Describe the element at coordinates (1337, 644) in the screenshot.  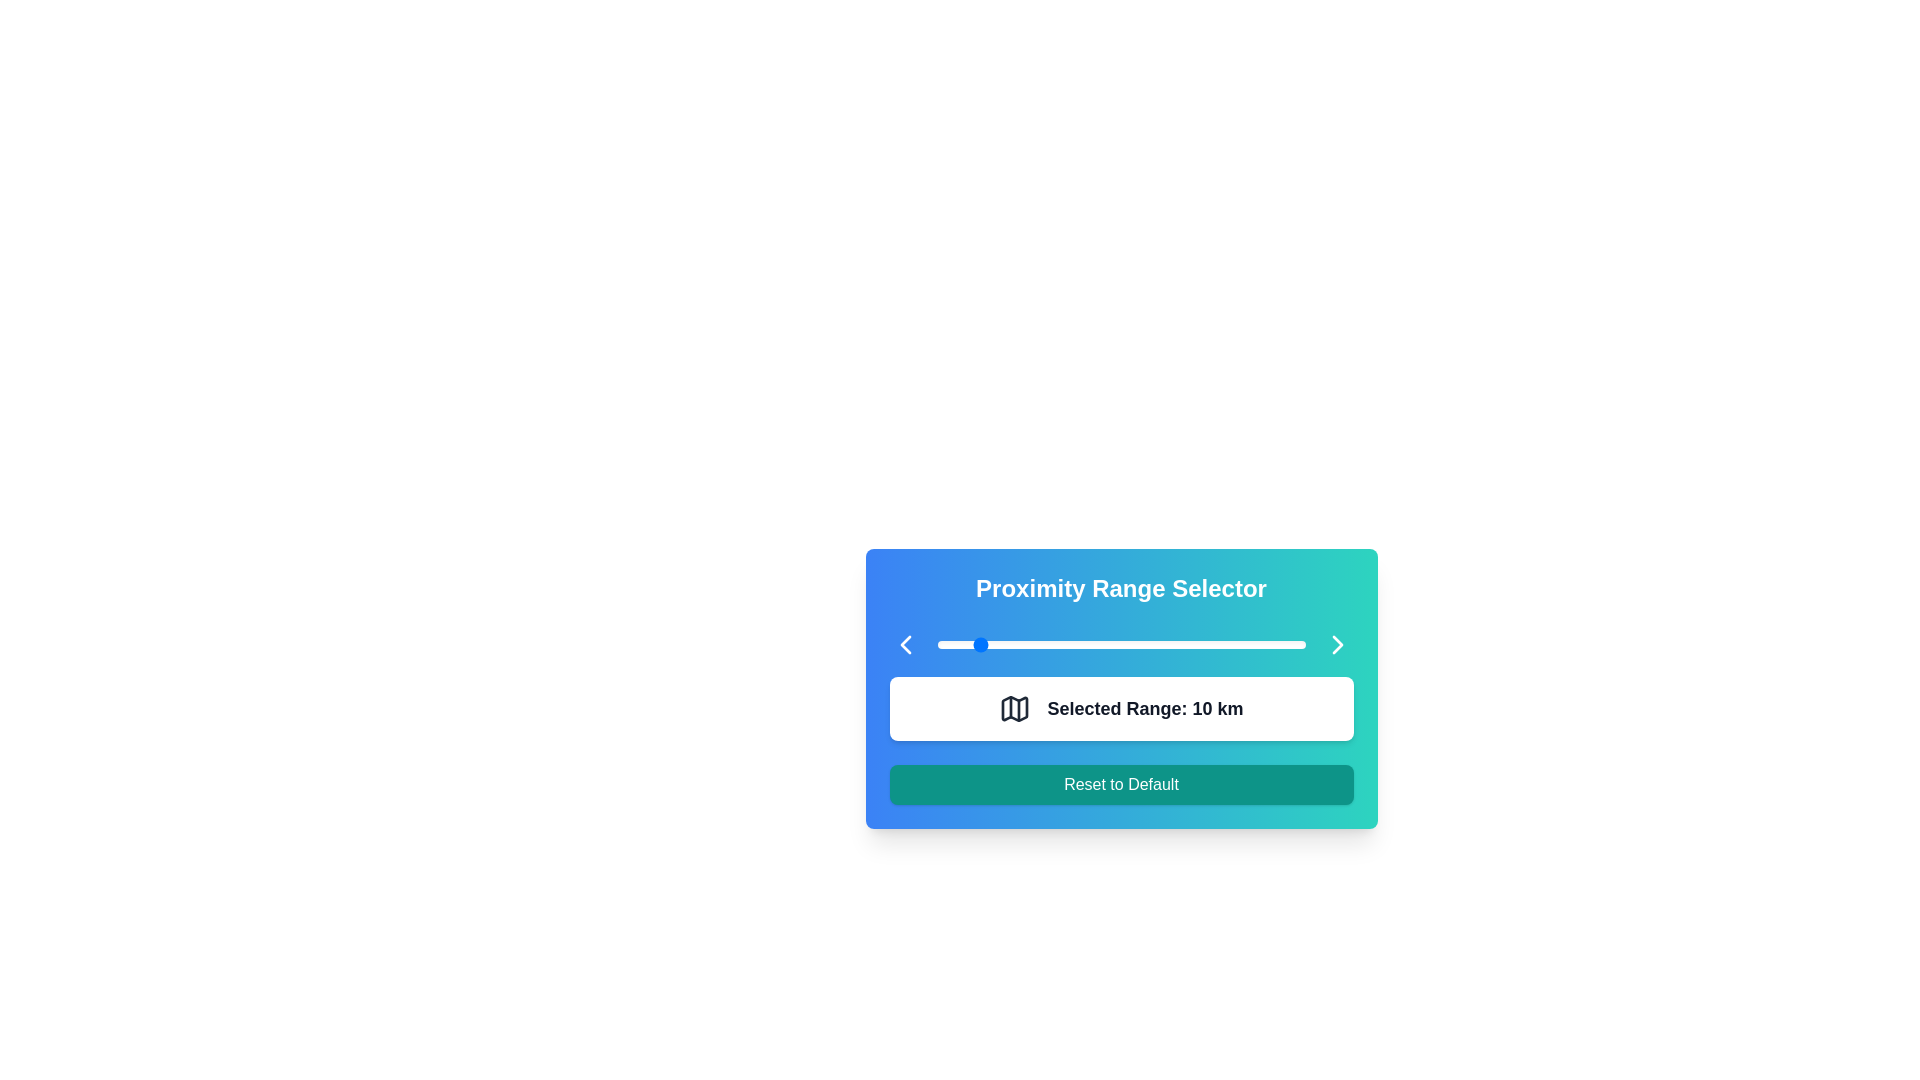
I see `the right-facing chevron icon on the turquoise background within the 'Proximity Range Selector' component` at that location.